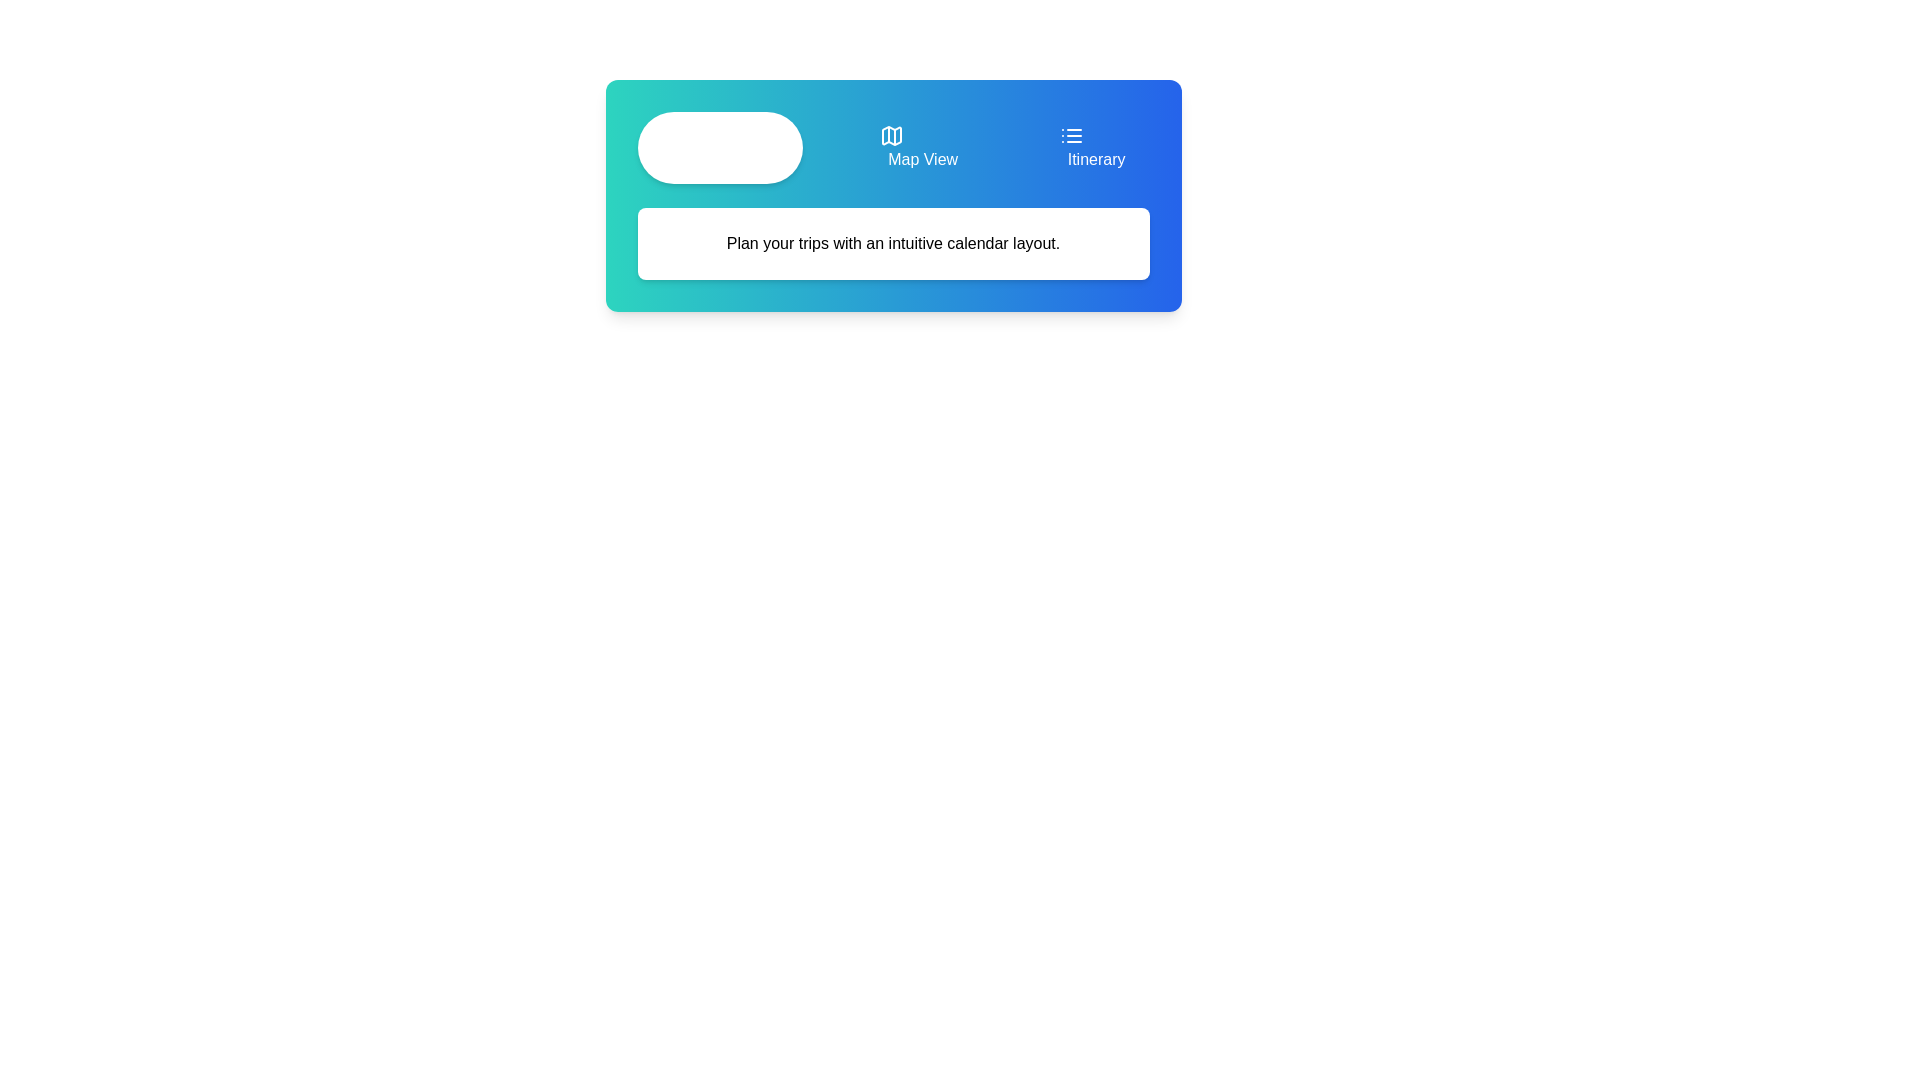 This screenshot has height=1080, width=1920. Describe the element at coordinates (1092, 146) in the screenshot. I see `the Itinerary tab by clicking on its button` at that location.